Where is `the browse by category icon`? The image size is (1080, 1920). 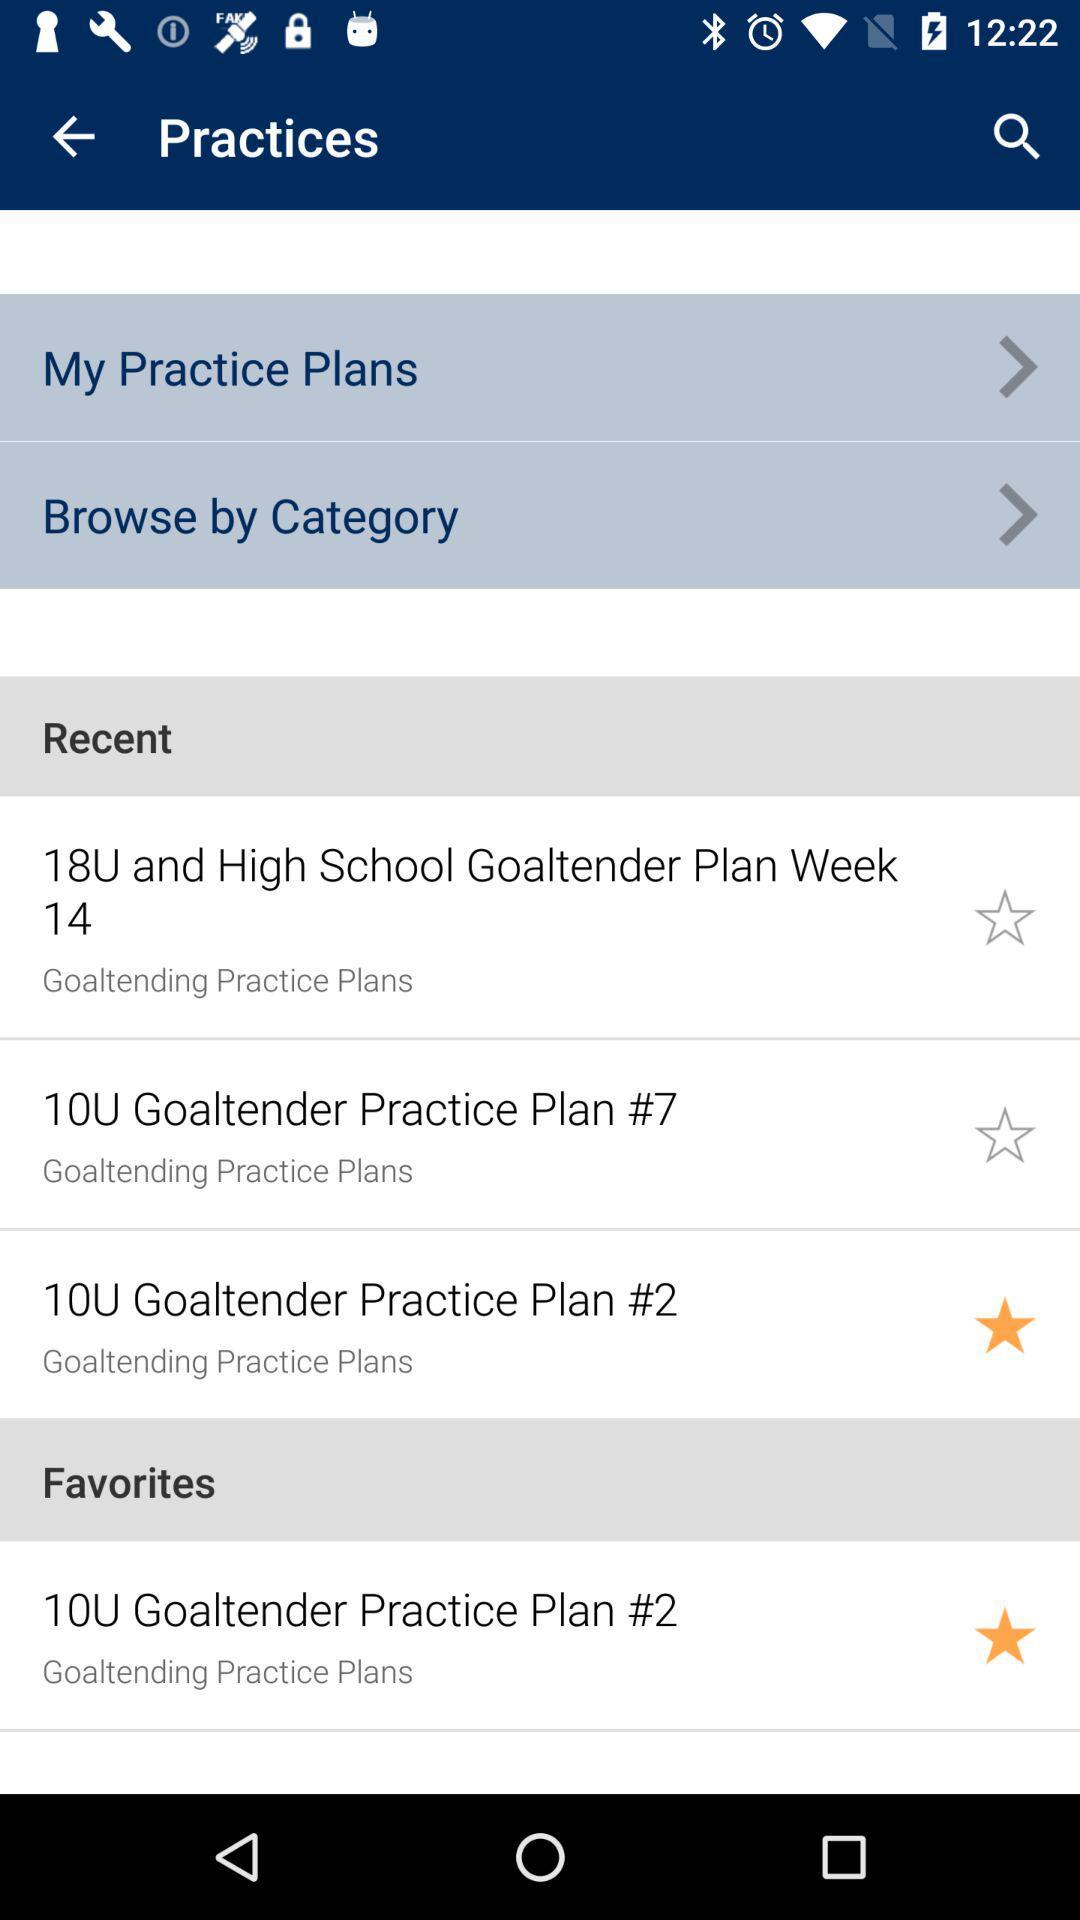 the browse by category icon is located at coordinates (249, 514).